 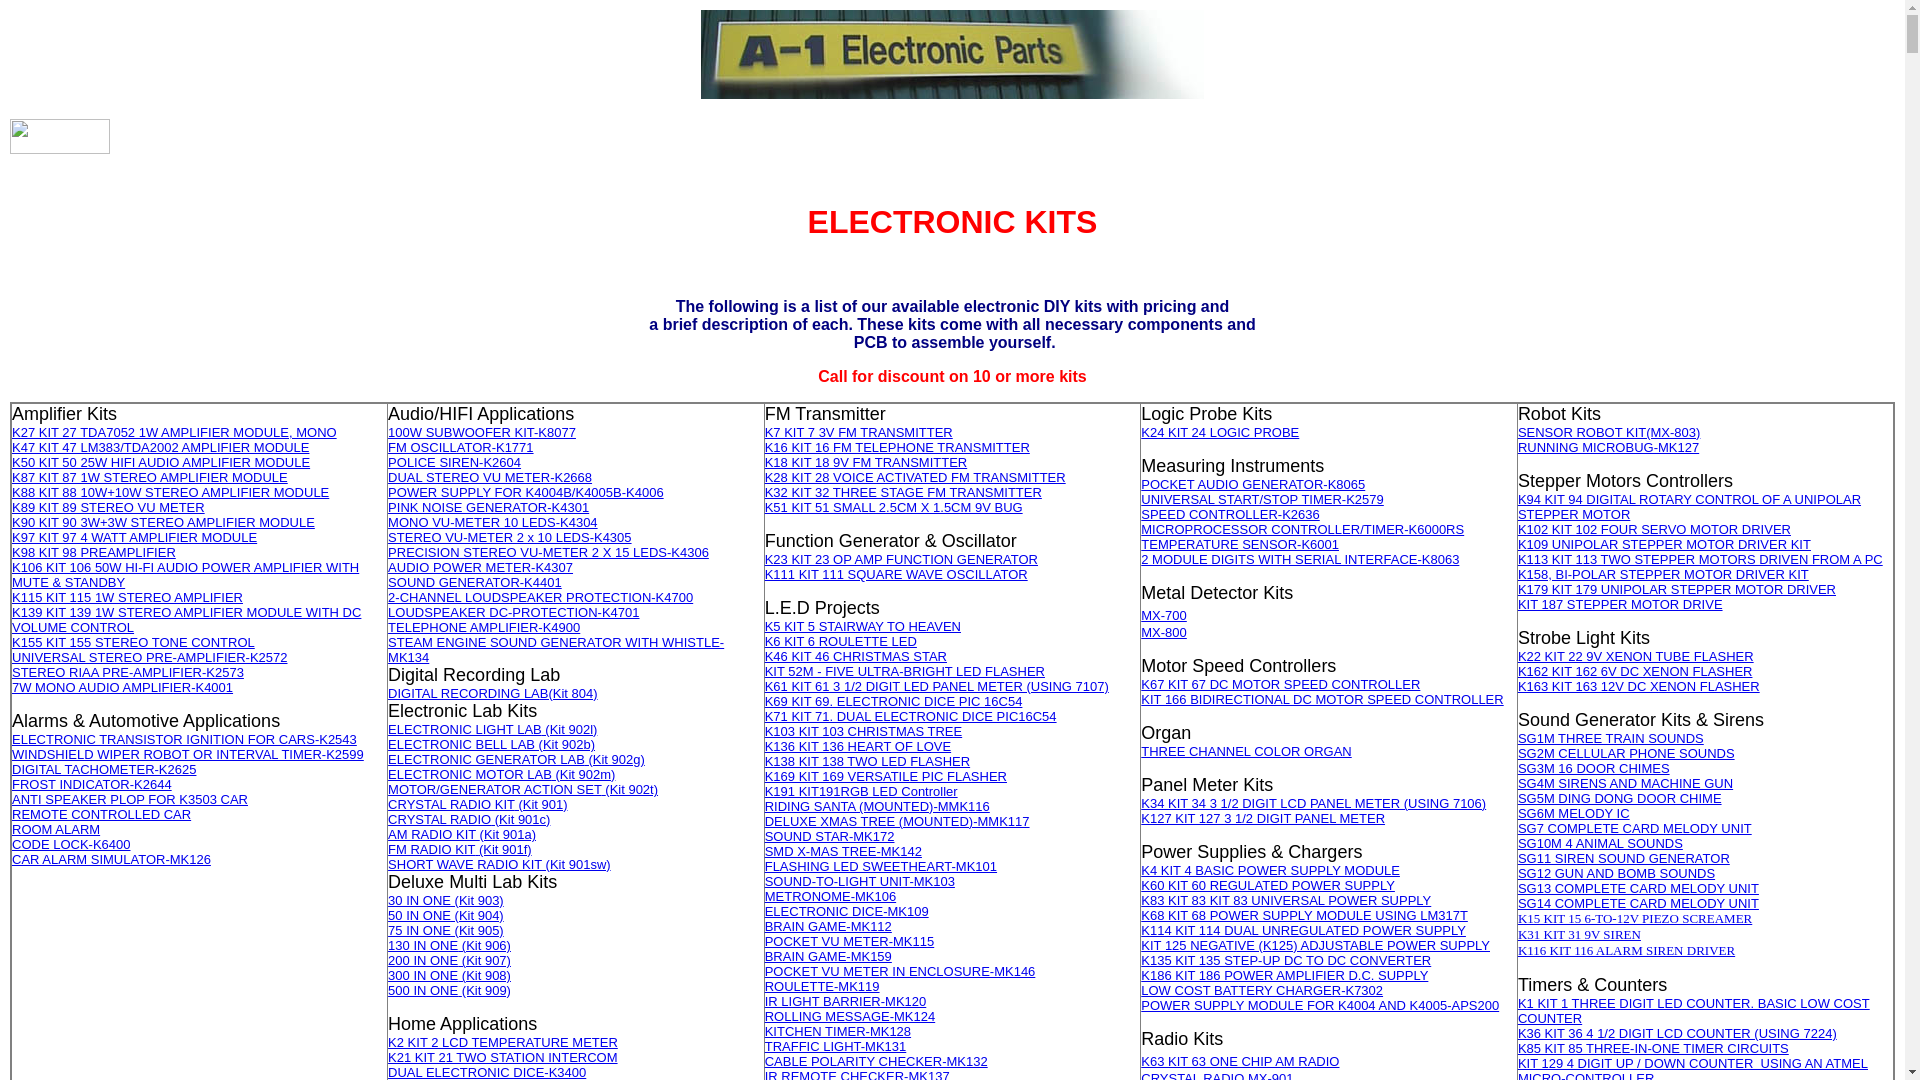 What do you see at coordinates (1266, 884) in the screenshot?
I see `'K60 KIT 60 REGULATED POWER SUPPLY'` at bounding box center [1266, 884].